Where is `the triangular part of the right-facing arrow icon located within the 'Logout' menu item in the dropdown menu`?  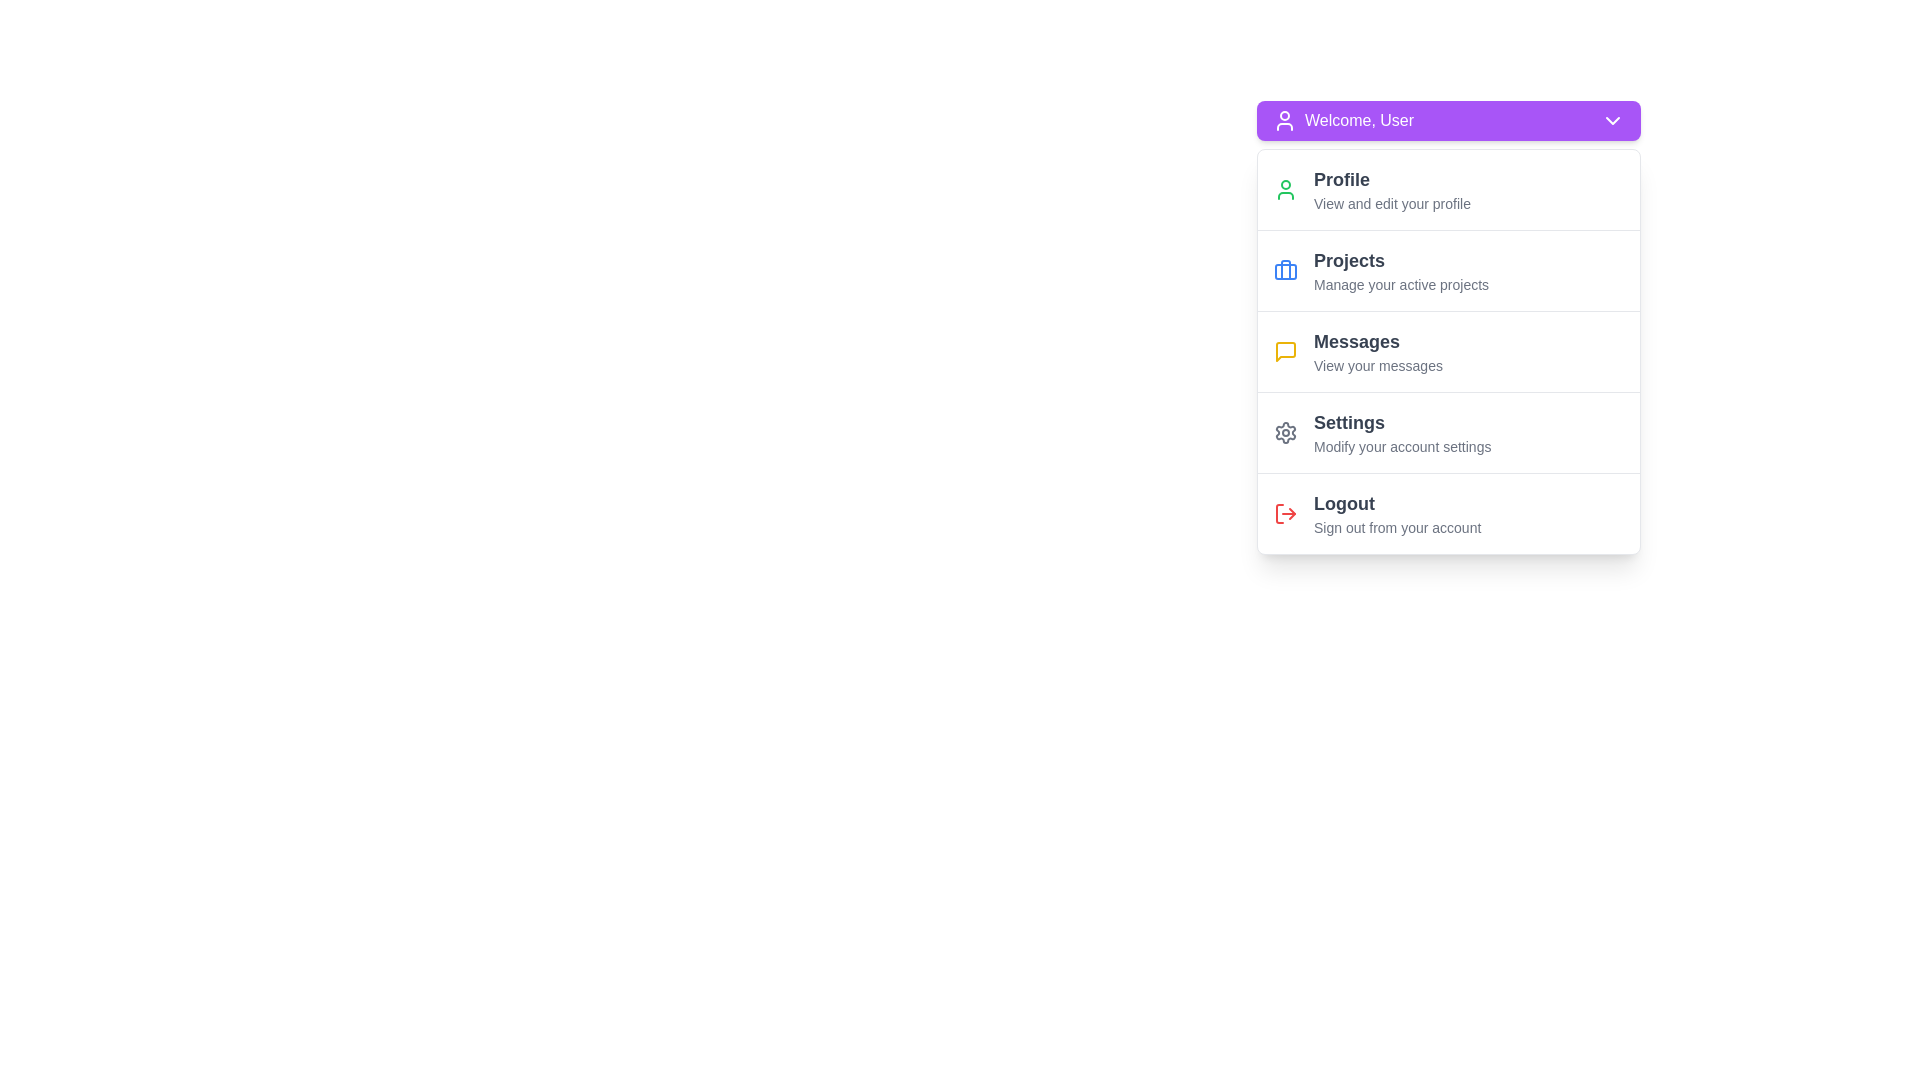
the triangular part of the right-facing arrow icon located within the 'Logout' menu item in the dropdown menu is located at coordinates (1292, 512).